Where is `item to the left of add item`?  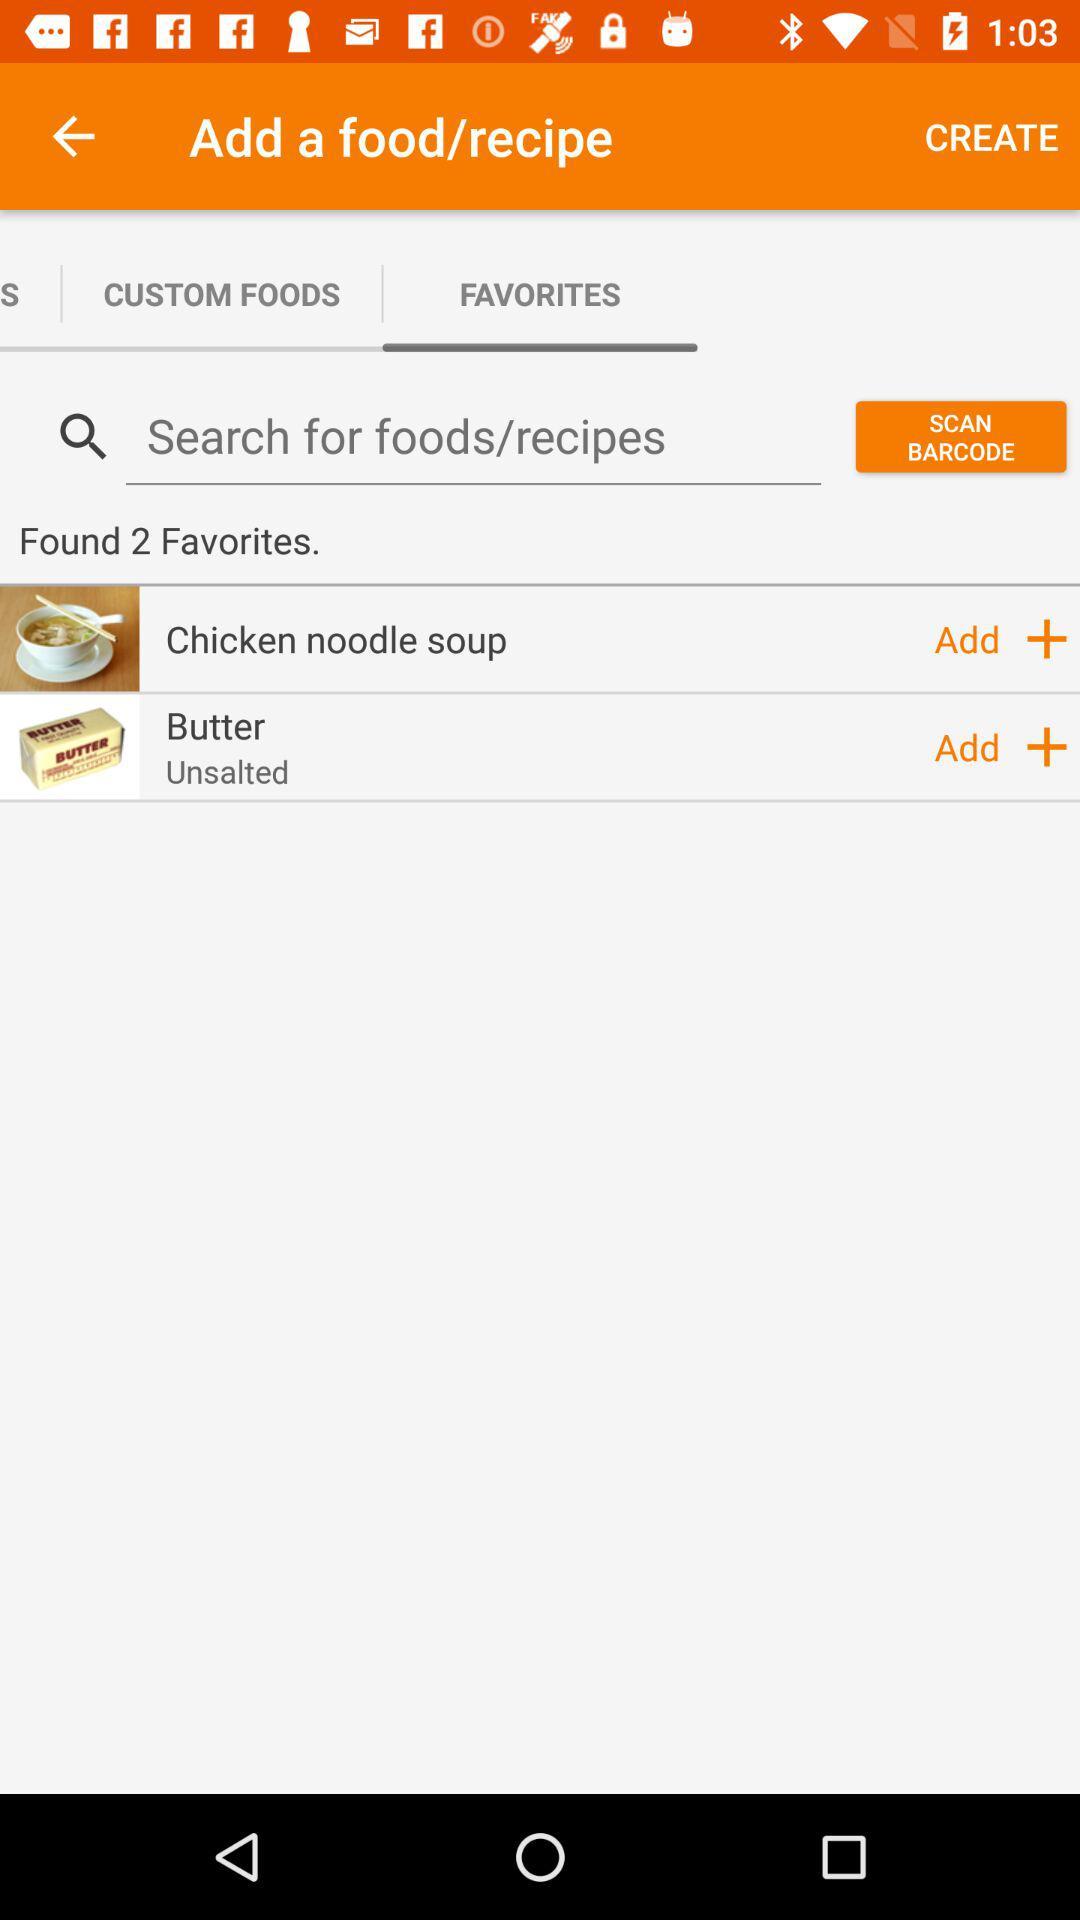 item to the left of add item is located at coordinates (215, 724).